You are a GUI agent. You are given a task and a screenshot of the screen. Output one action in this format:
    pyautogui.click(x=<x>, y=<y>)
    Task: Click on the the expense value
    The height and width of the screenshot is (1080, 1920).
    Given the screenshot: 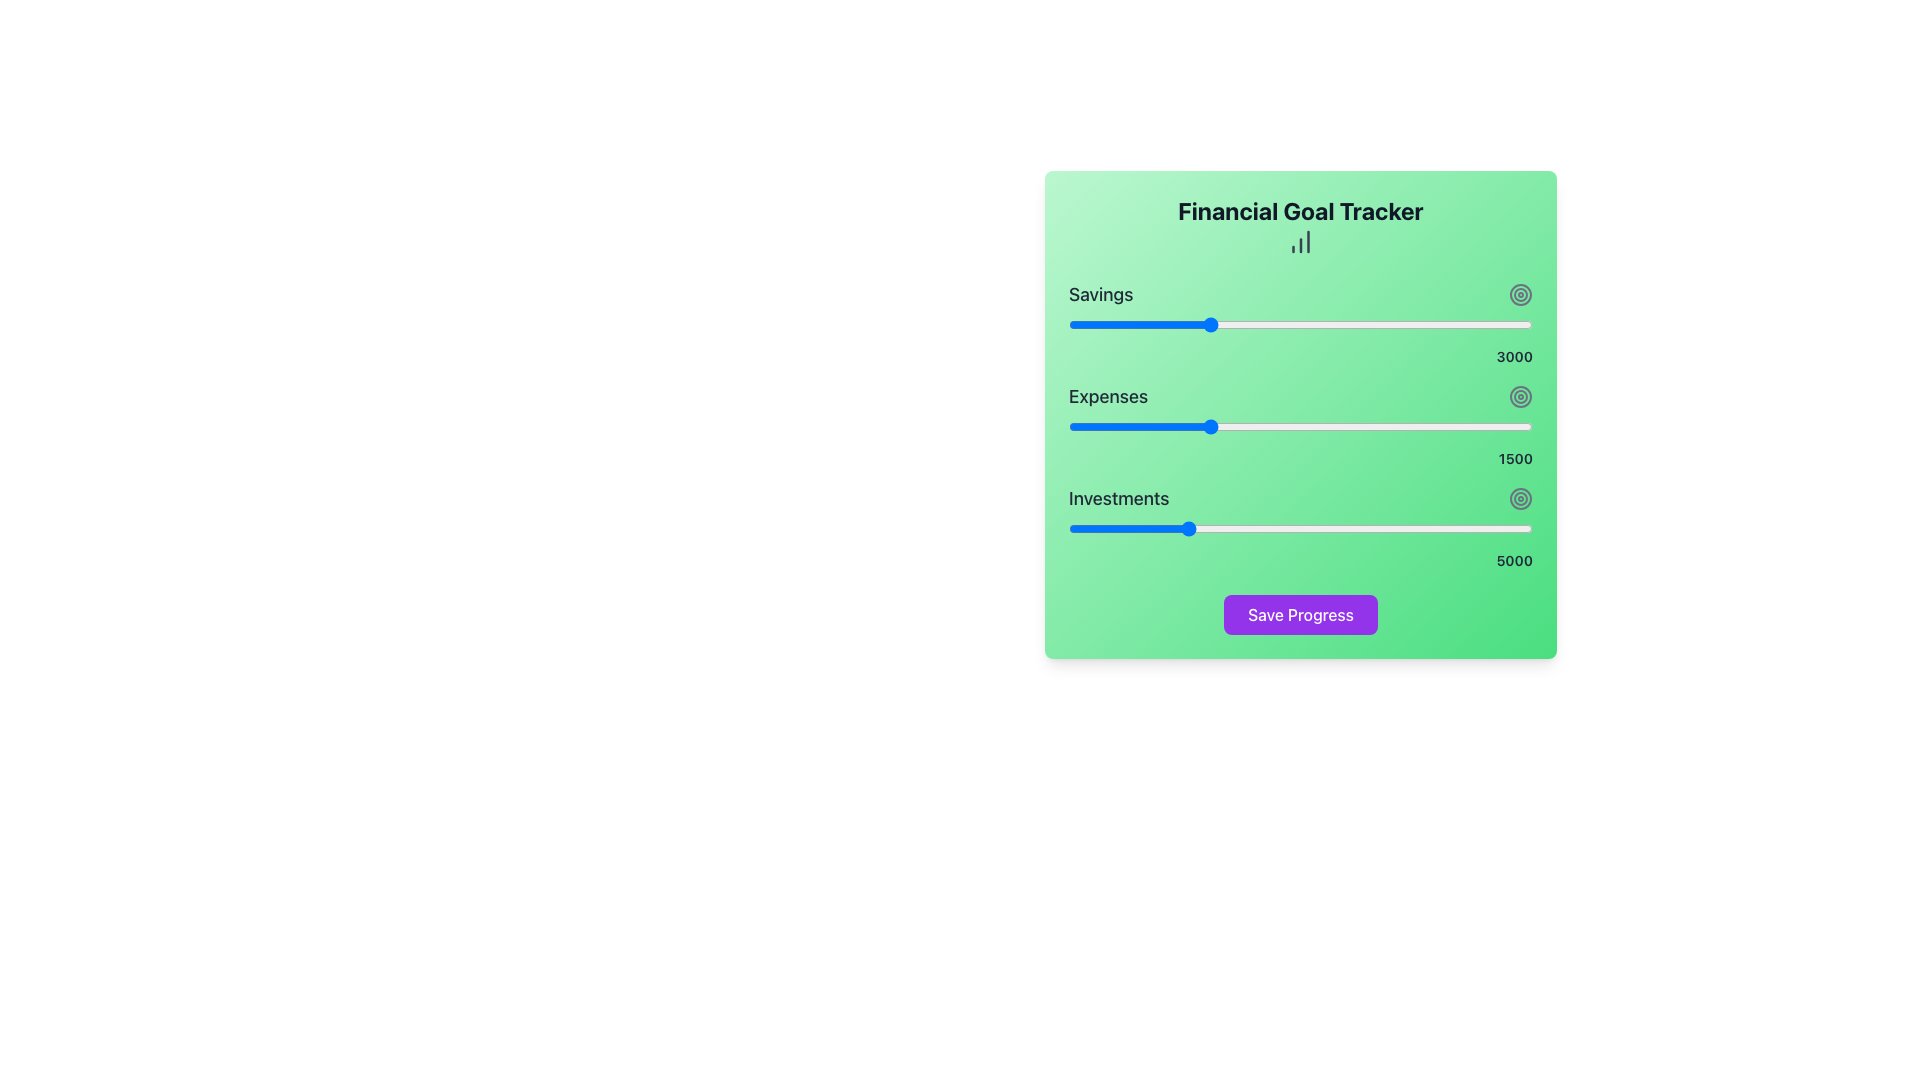 What is the action you would take?
    pyautogui.click(x=1421, y=426)
    